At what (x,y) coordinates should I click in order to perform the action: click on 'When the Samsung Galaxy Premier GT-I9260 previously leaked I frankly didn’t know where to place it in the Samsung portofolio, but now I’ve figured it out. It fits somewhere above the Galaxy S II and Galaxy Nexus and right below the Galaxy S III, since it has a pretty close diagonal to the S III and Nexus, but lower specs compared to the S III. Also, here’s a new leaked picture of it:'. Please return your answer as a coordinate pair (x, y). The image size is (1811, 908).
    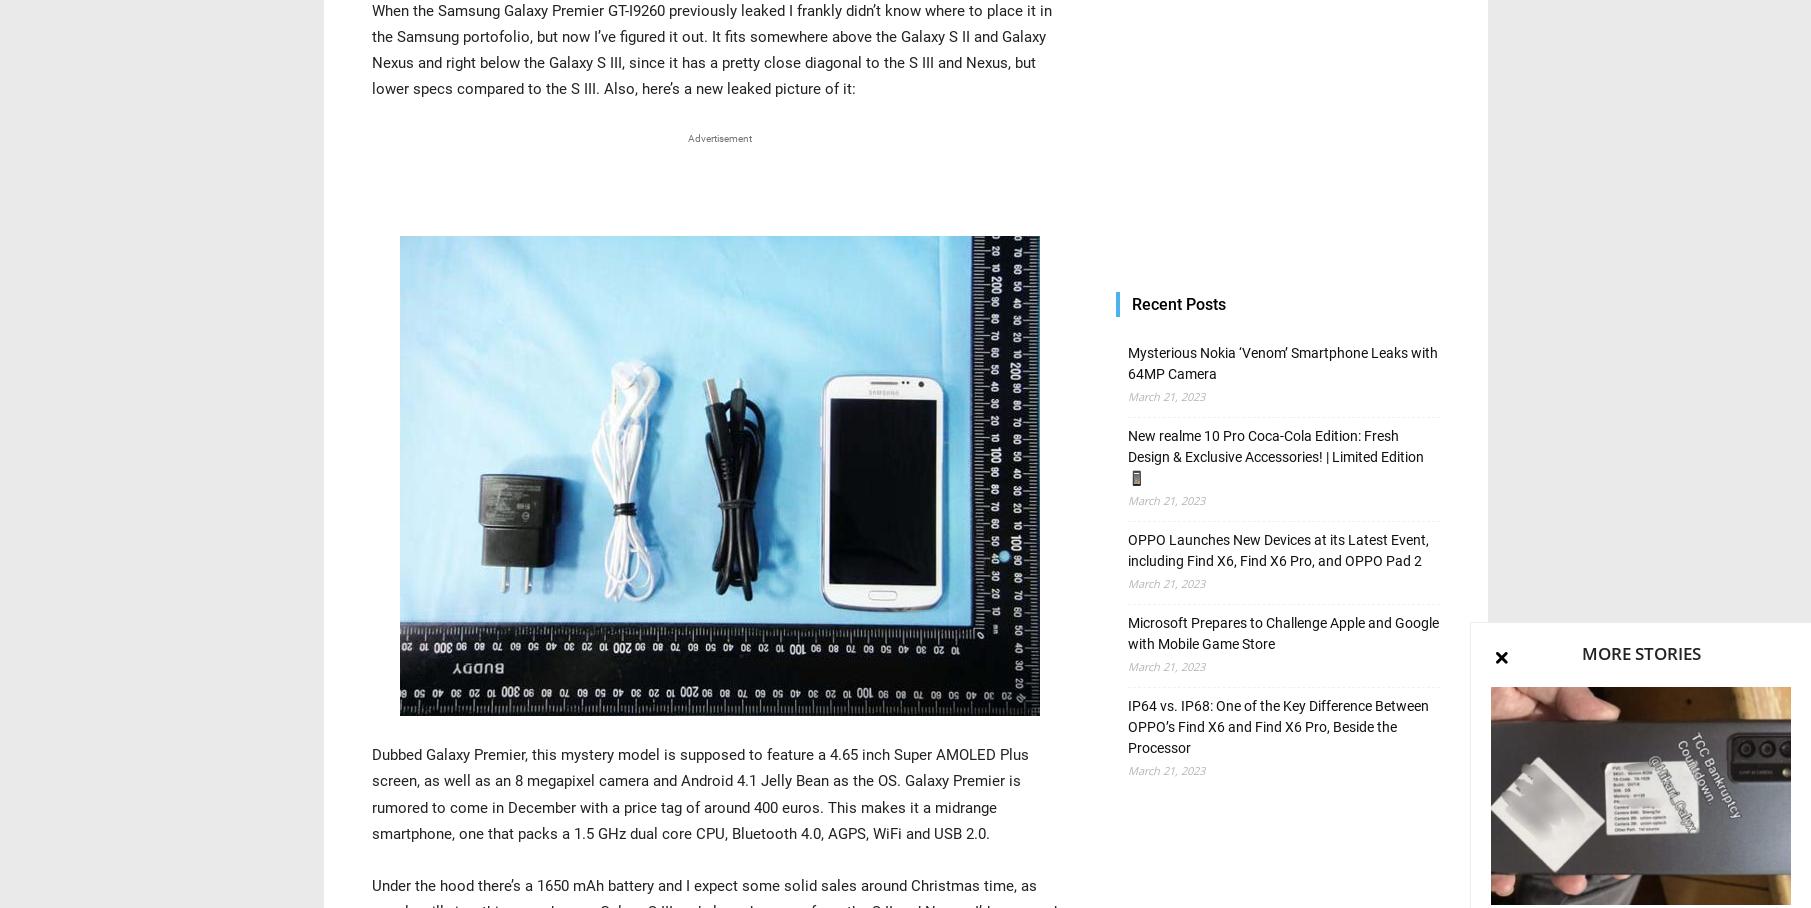
    Looking at the image, I should click on (709, 50).